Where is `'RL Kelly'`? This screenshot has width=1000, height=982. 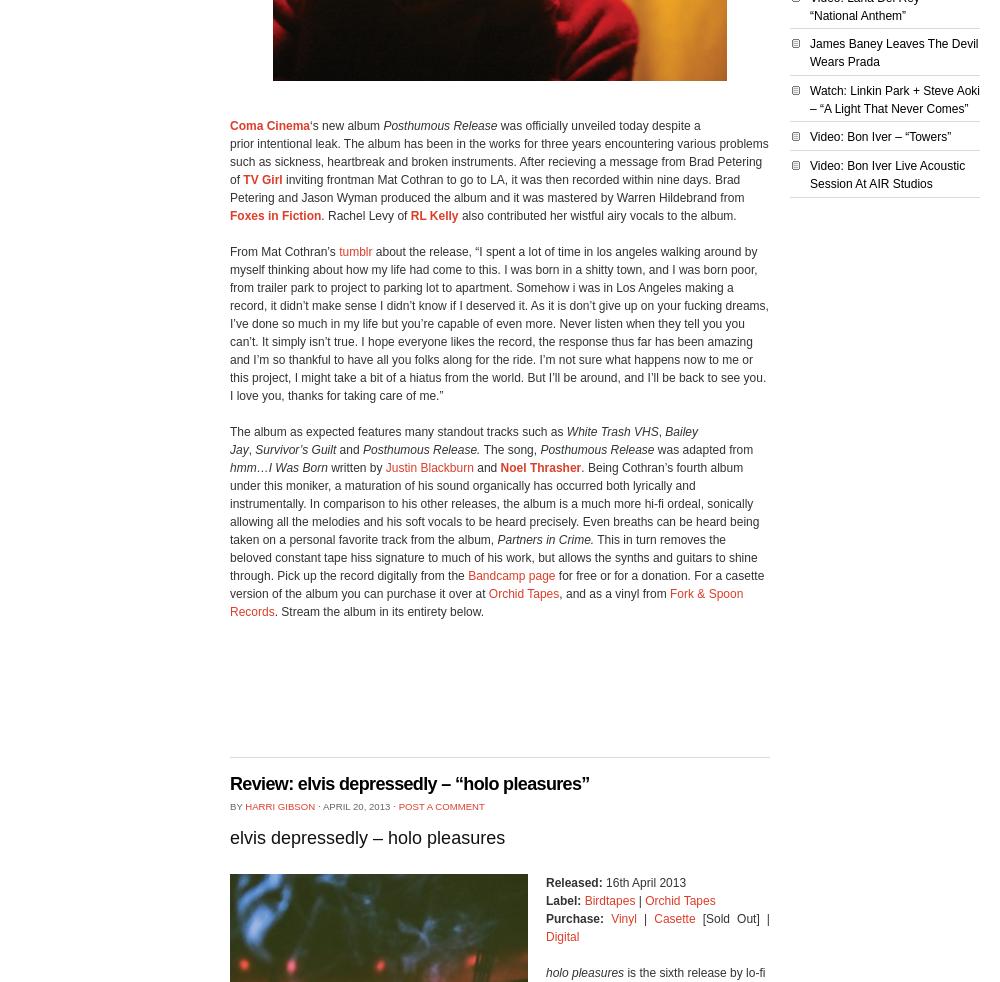 'RL Kelly' is located at coordinates (434, 215).